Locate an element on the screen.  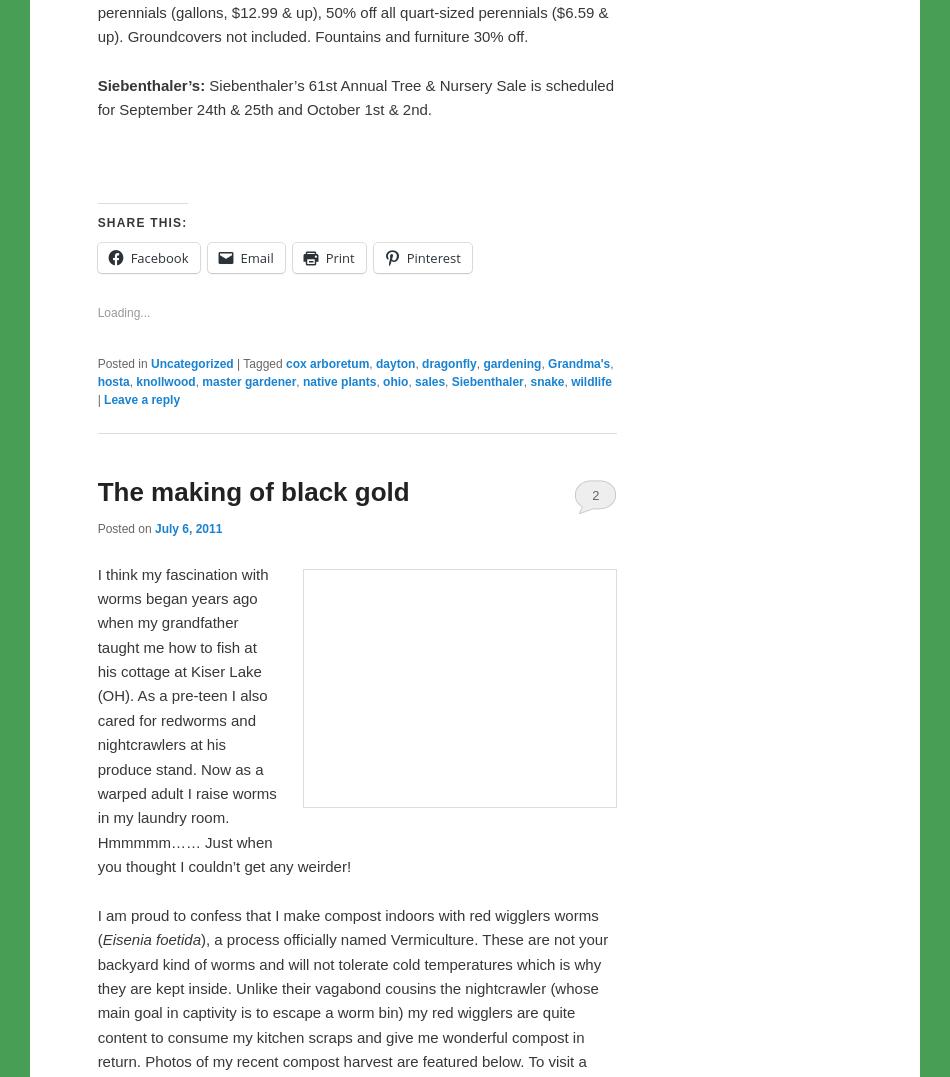
'sales' is located at coordinates (428, 799).